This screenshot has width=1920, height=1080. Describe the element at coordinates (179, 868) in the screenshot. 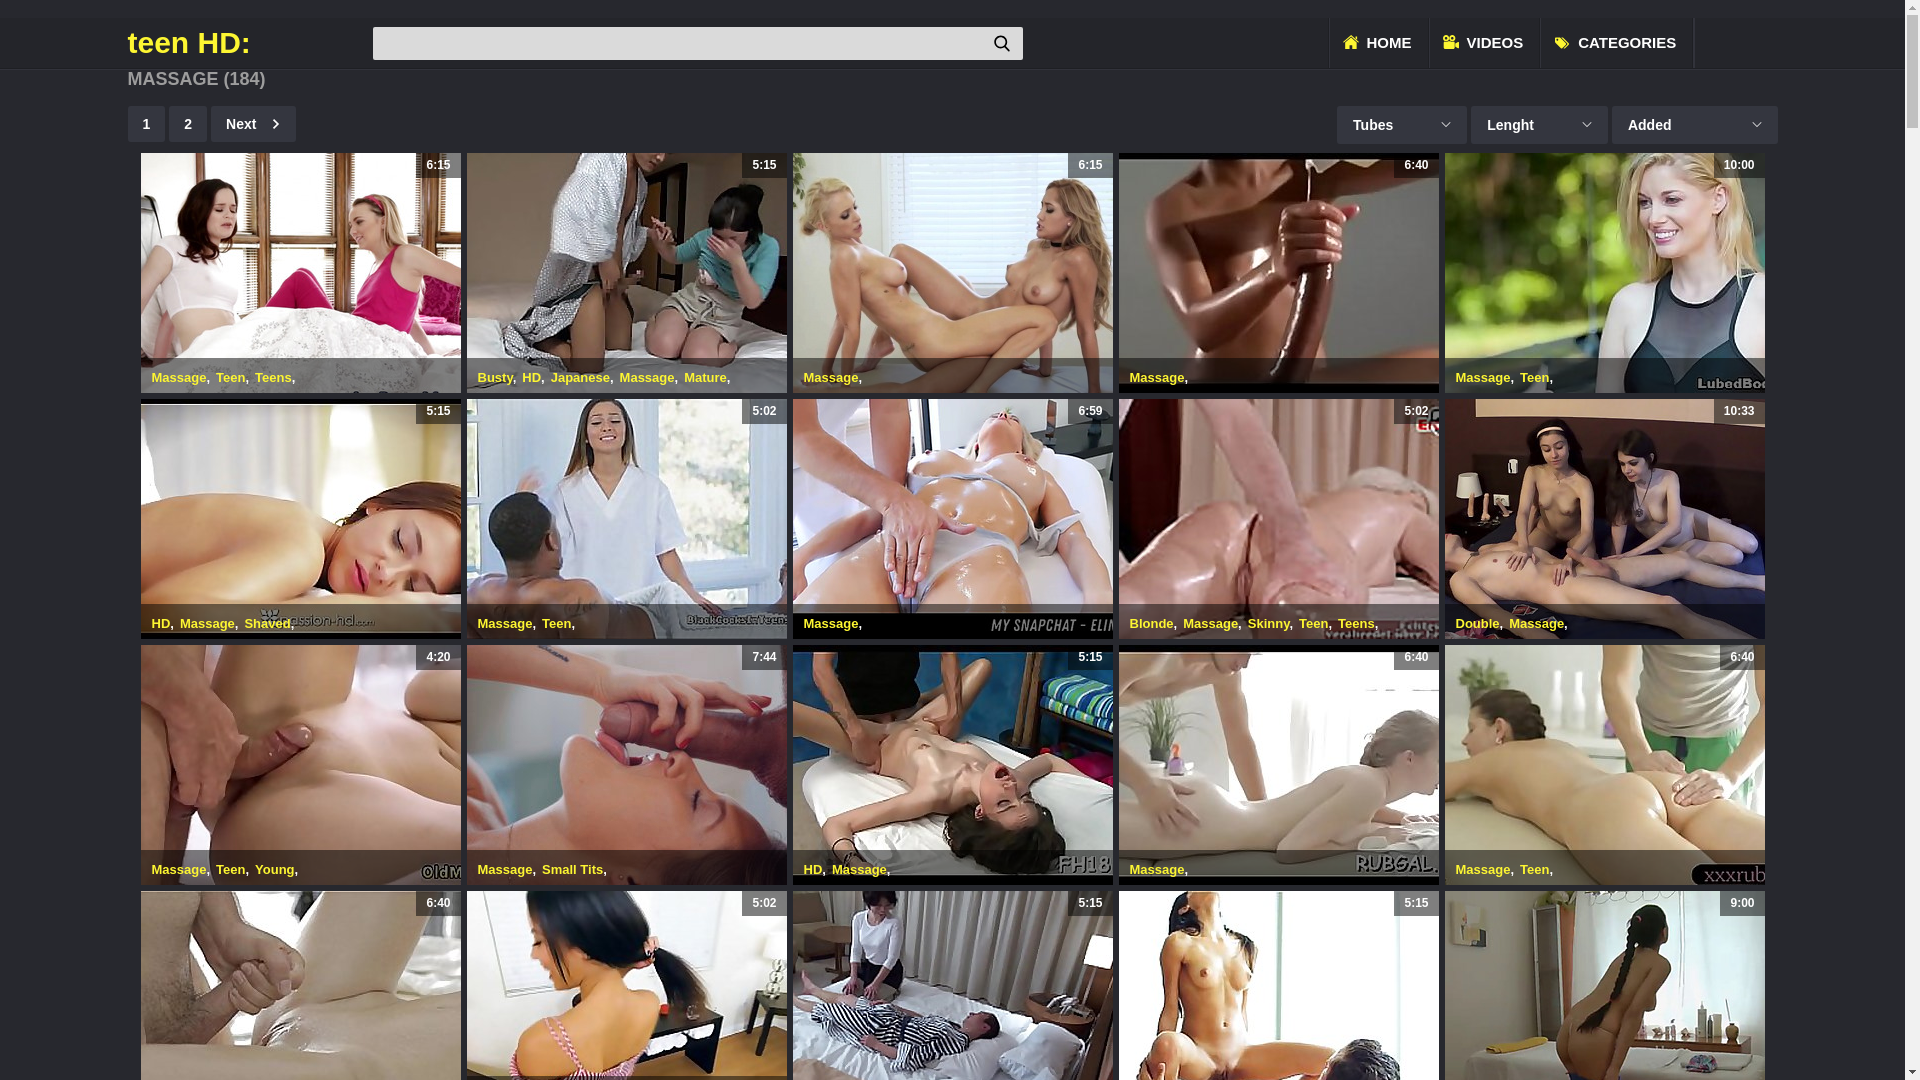

I see `'Massage'` at that location.